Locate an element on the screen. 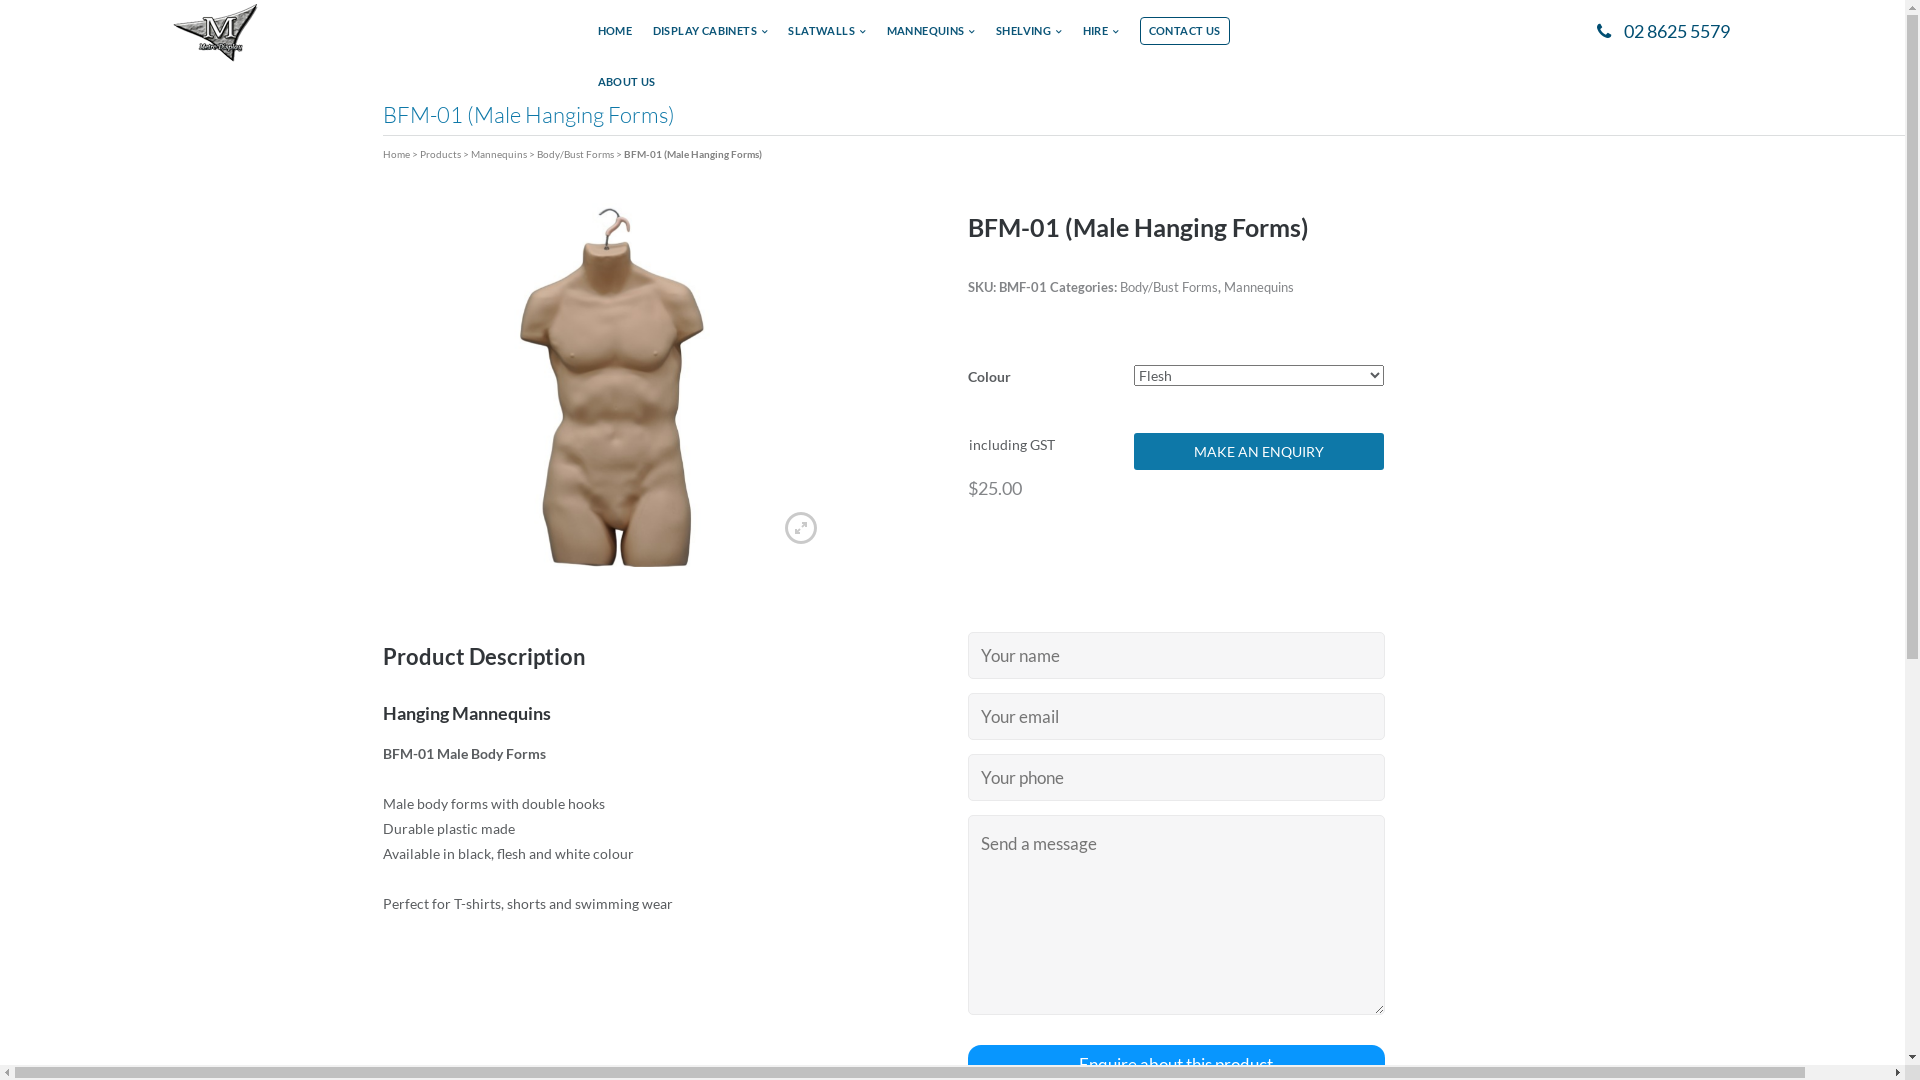 This screenshot has width=1920, height=1080. 'Home' is located at coordinates (395, 153).